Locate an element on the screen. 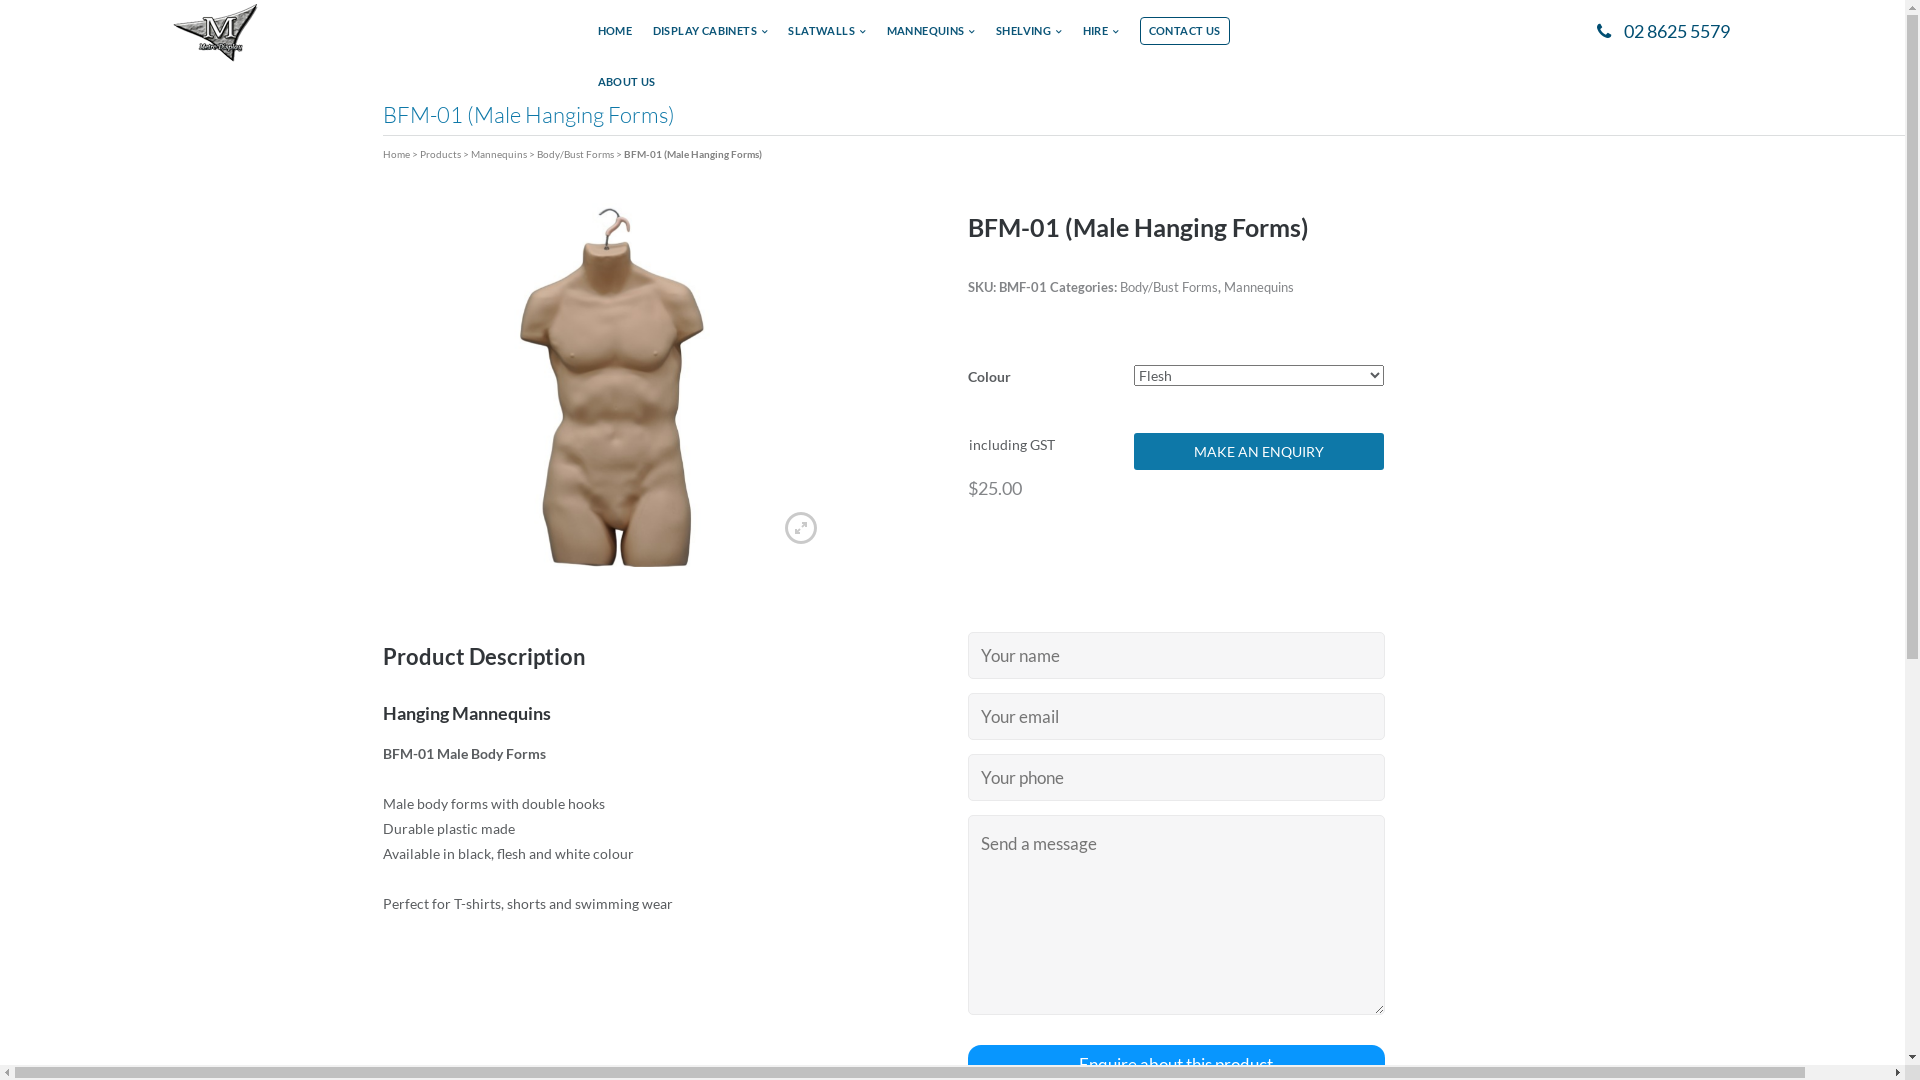 This screenshot has width=1920, height=1080. 'Home' is located at coordinates (395, 153).